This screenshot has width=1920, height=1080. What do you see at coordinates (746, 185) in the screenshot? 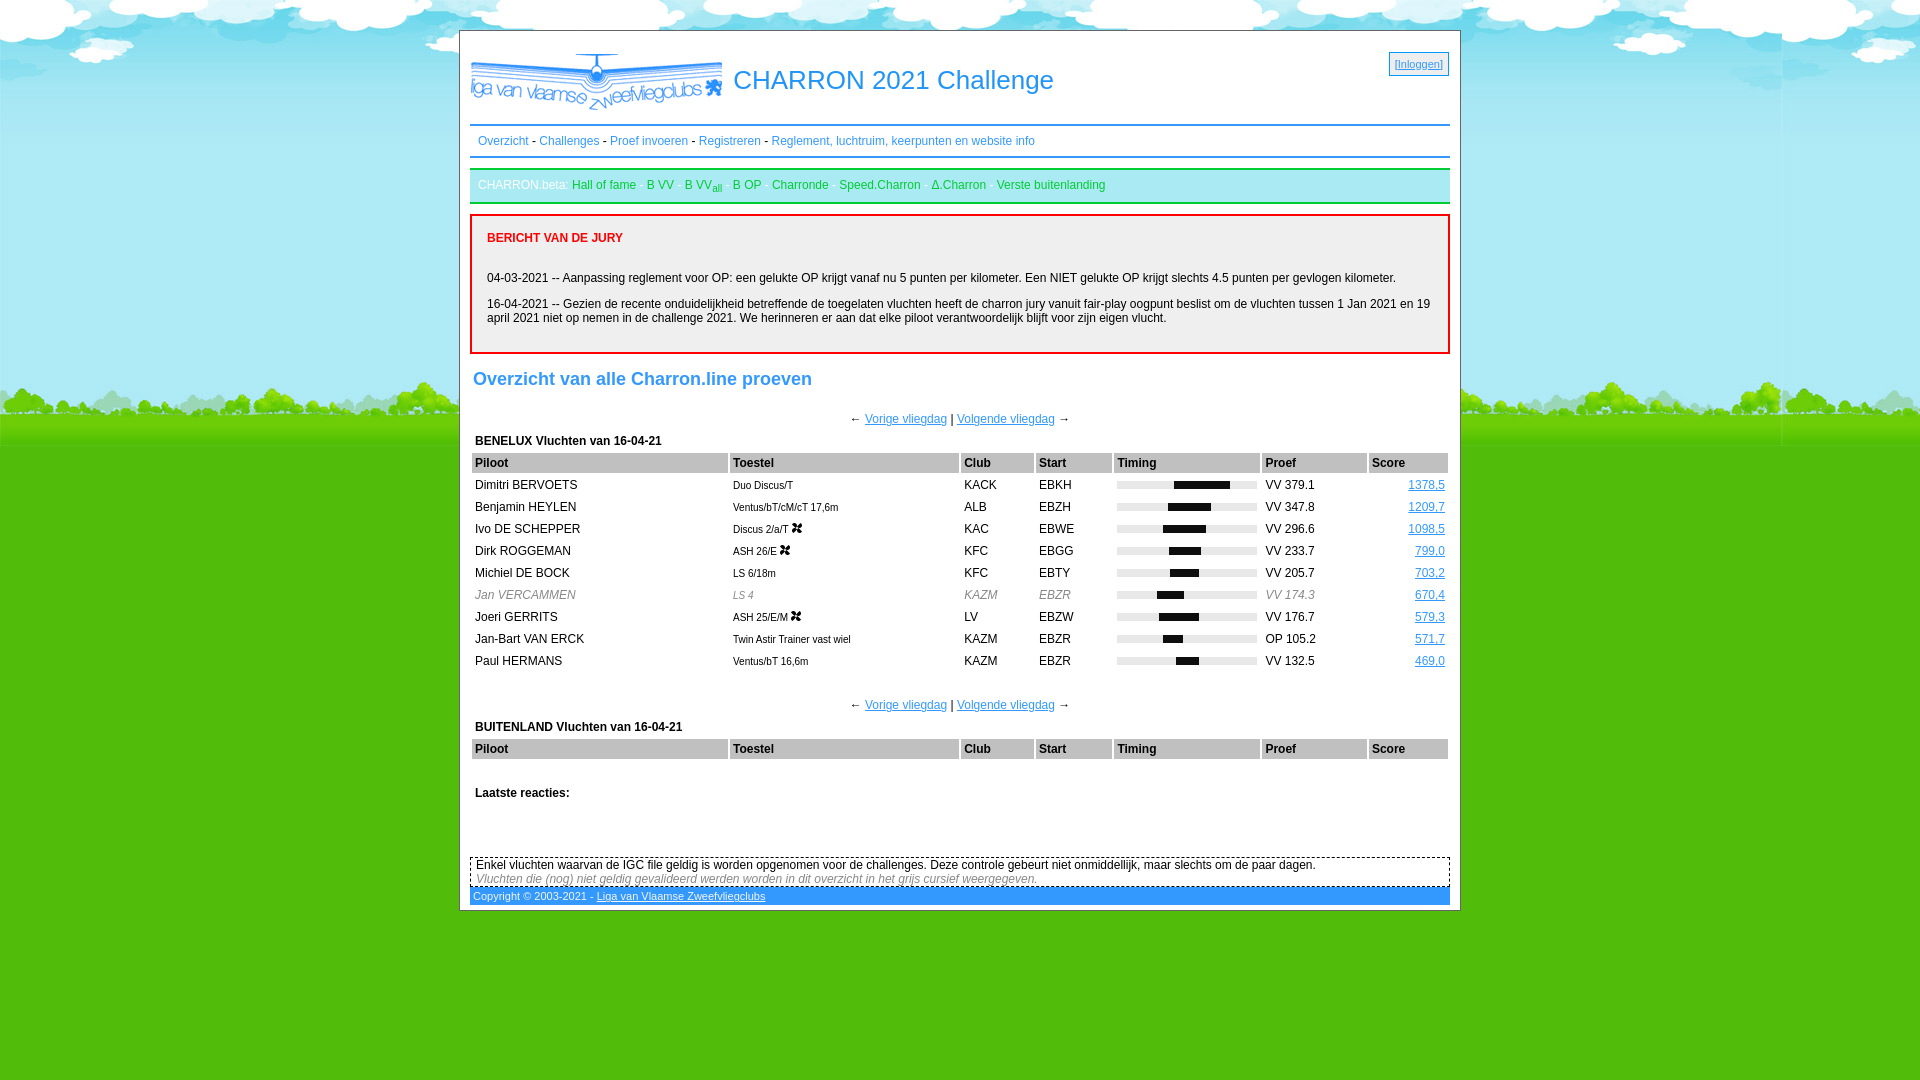
I see `'B OP'` at bounding box center [746, 185].